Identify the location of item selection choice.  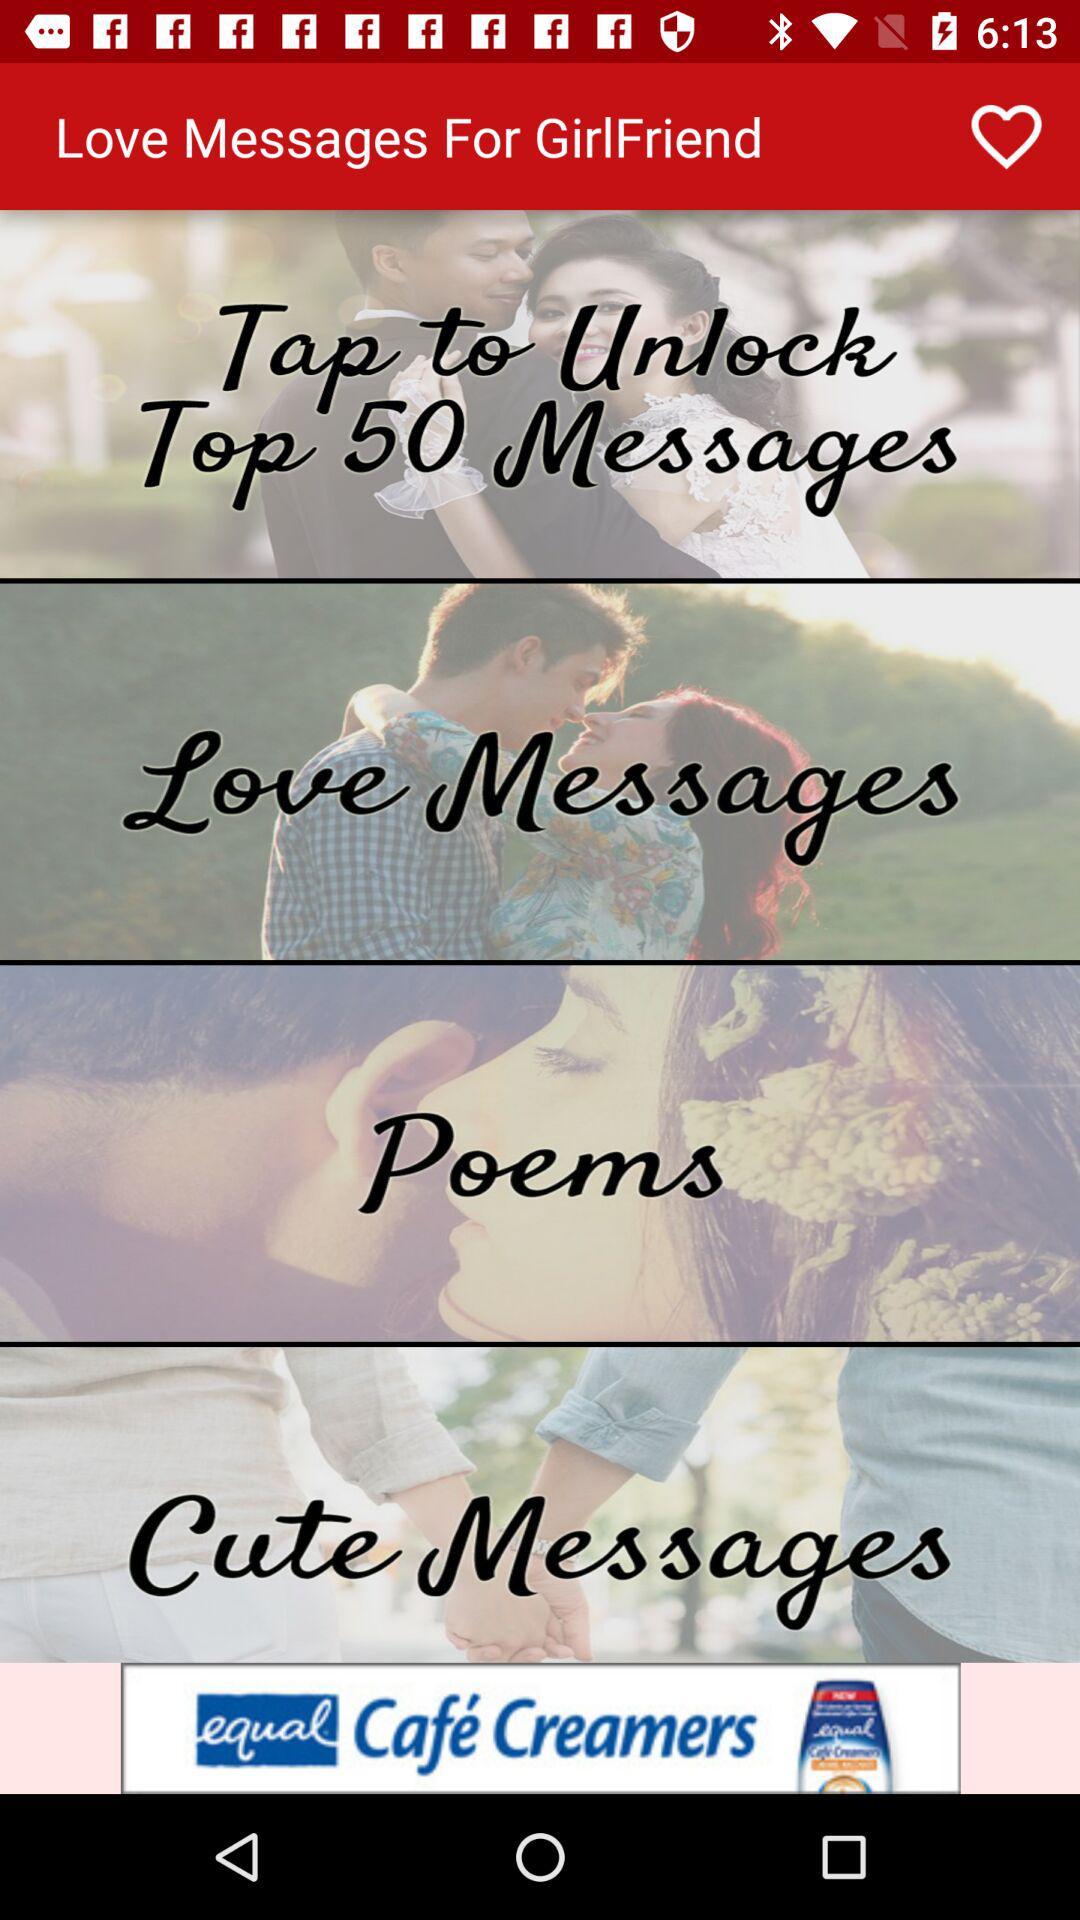
(540, 394).